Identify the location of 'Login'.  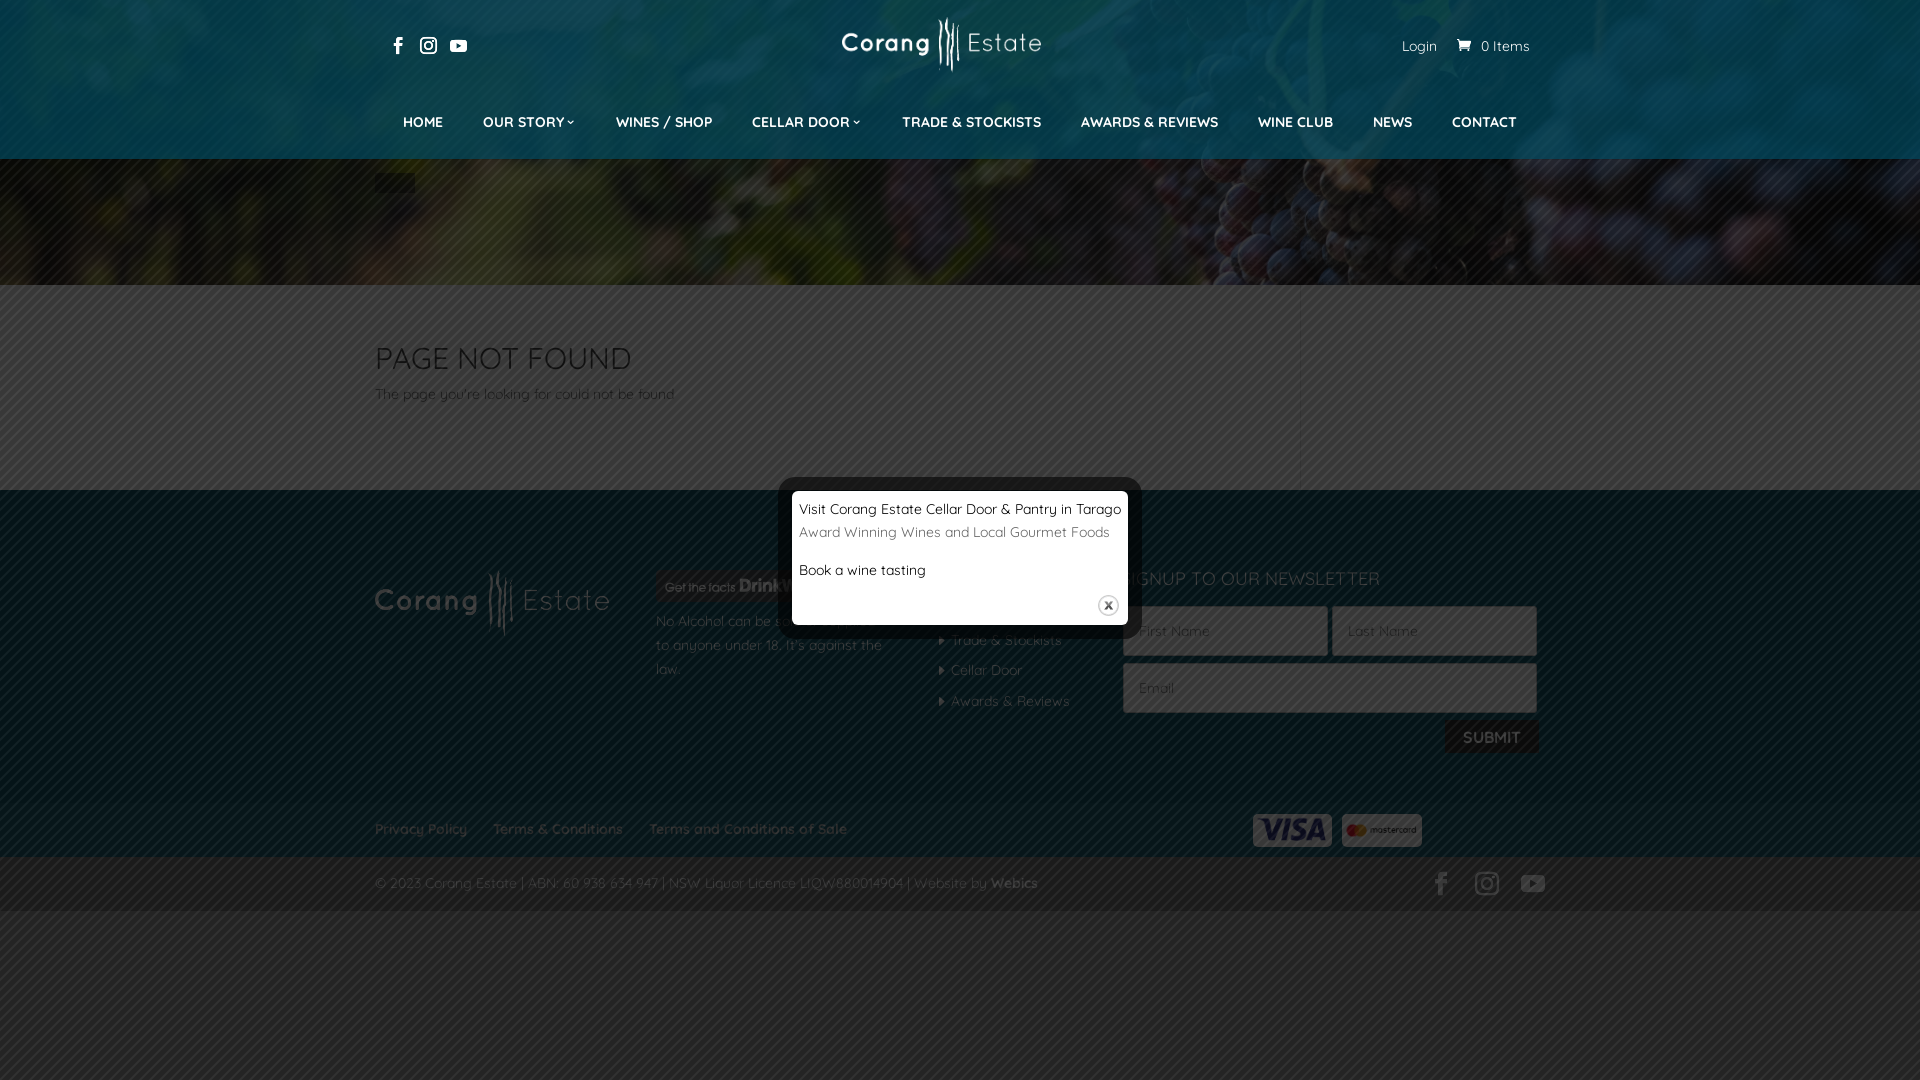
(1400, 45).